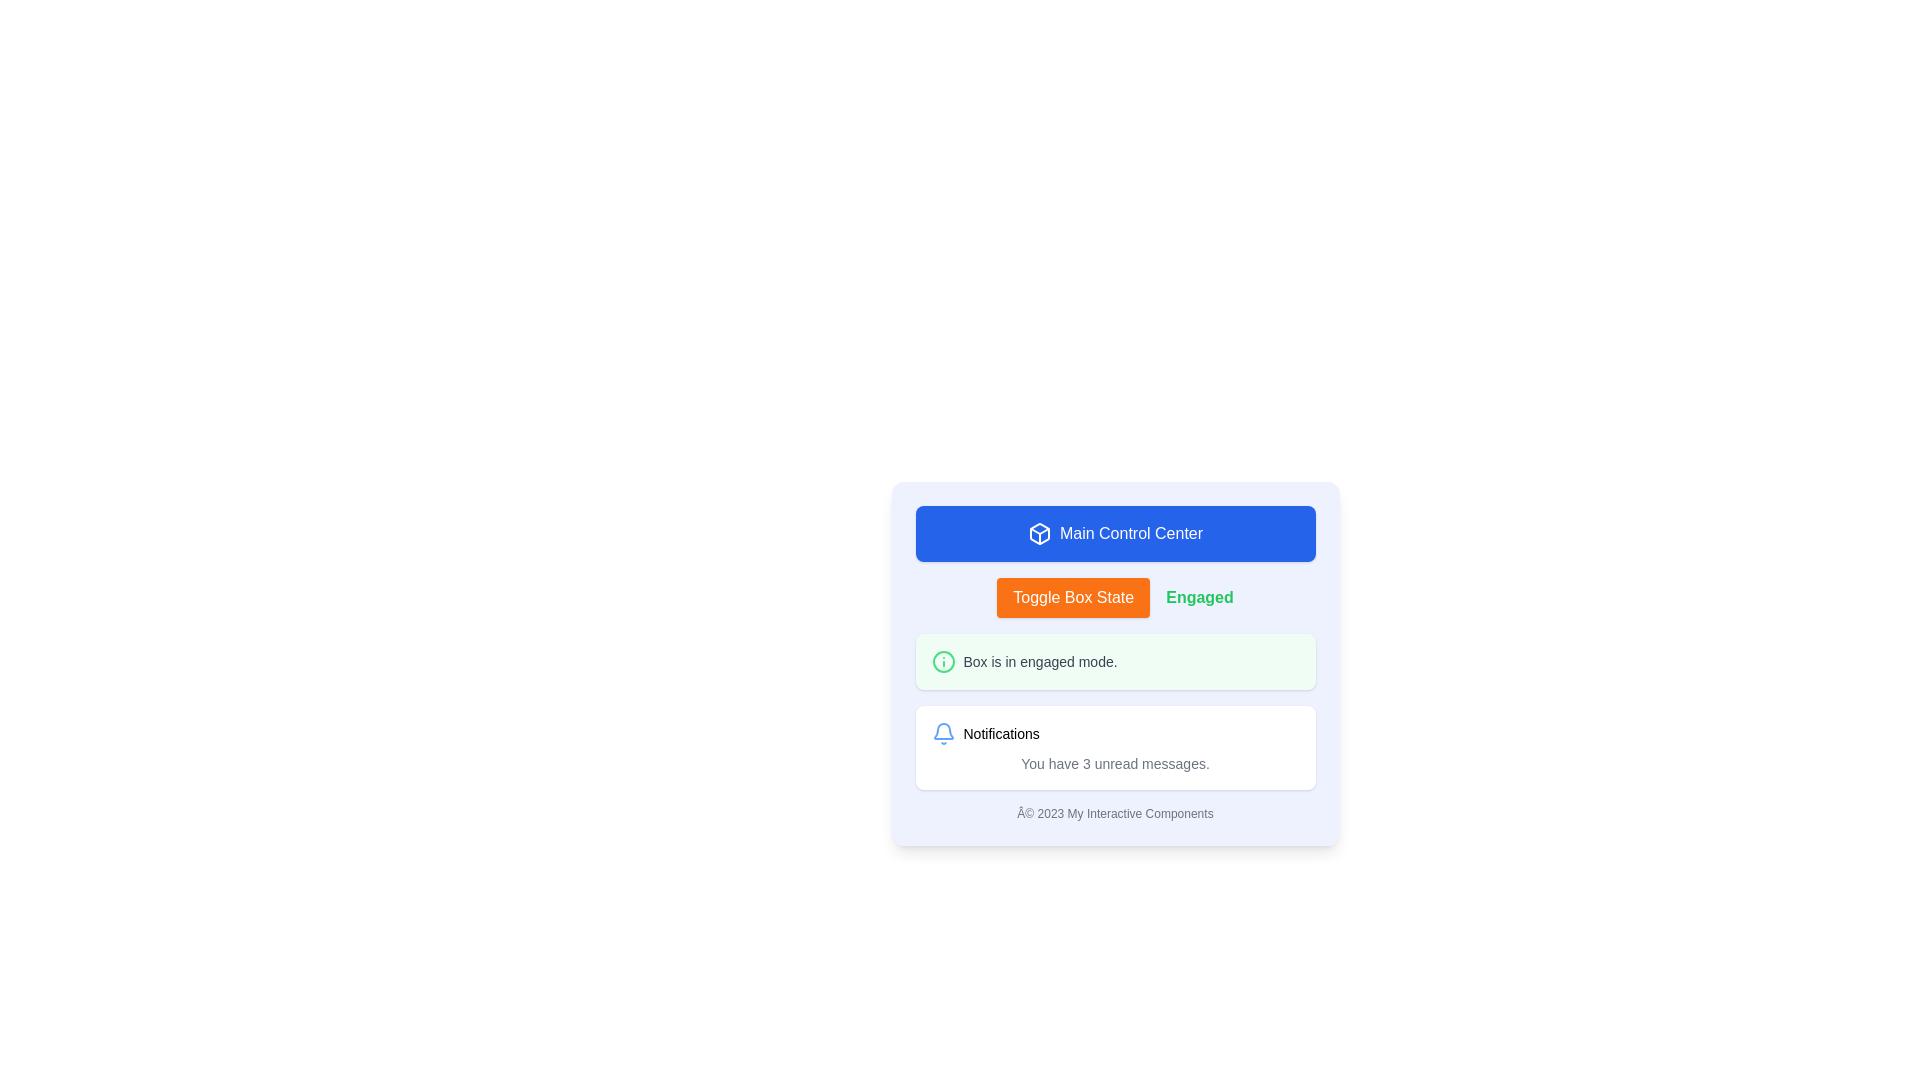 The image size is (1920, 1080). Describe the element at coordinates (1200, 596) in the screenshot. I see `the static text label indicating 'Engaged', which is located to the right of the 'Toggle Box State' button and centered vertically within the panel` at that location.